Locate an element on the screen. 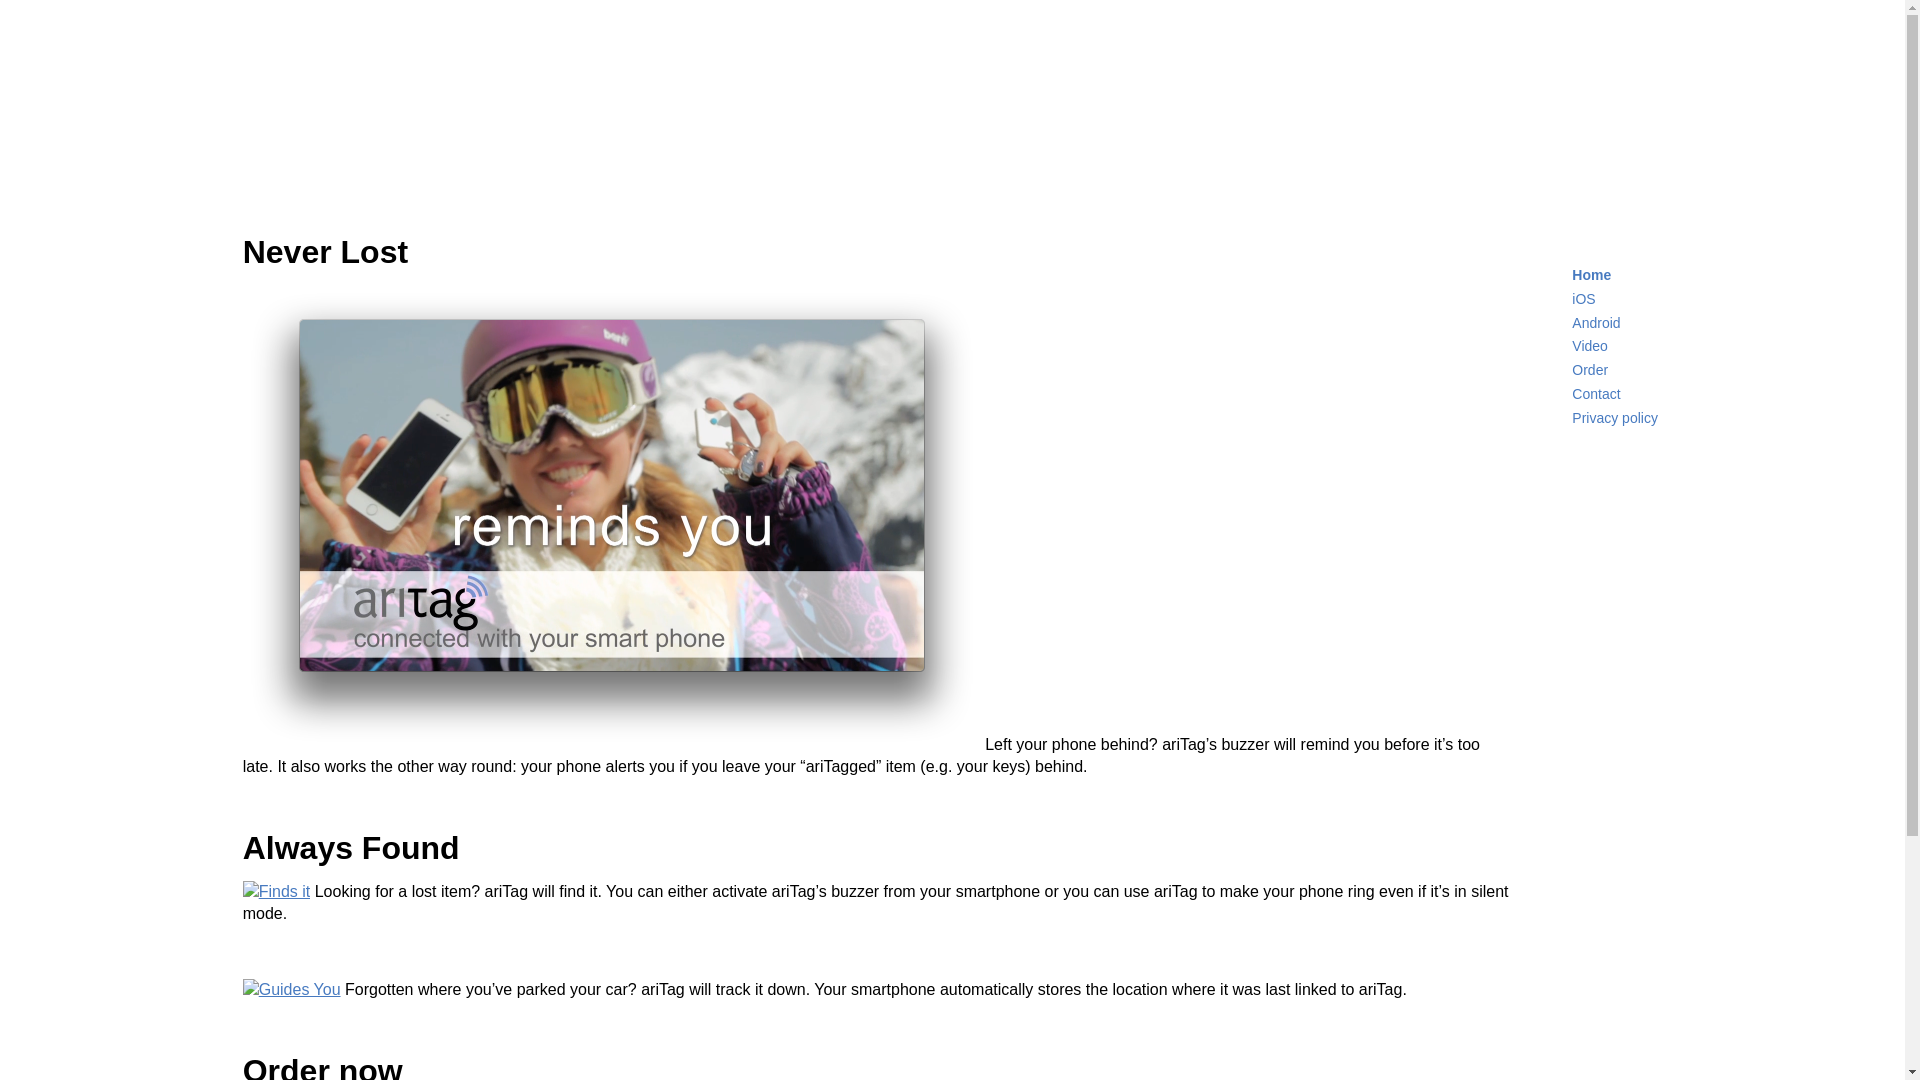  'Privacy policy' is located at coordinates (1614, 416).